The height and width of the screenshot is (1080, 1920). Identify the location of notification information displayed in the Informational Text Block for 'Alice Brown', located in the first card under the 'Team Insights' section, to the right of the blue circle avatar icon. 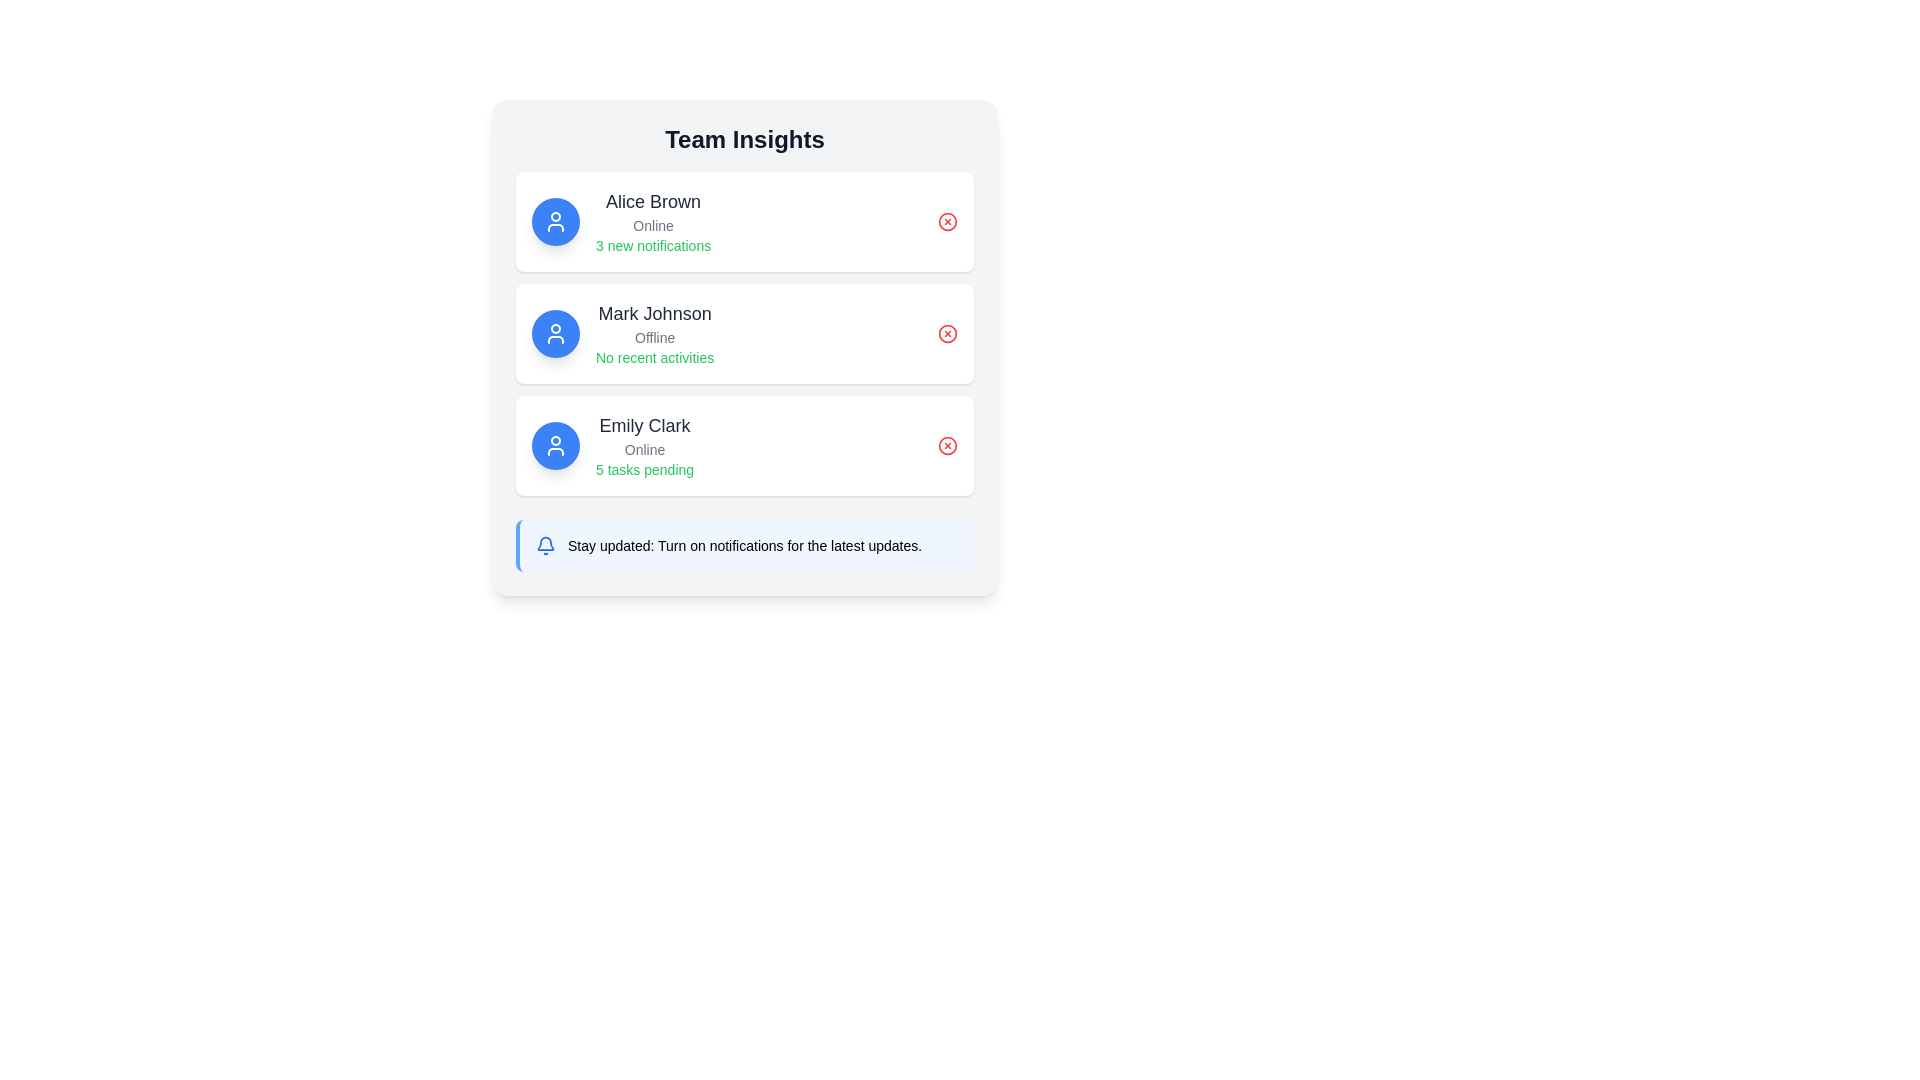
(653, 222).